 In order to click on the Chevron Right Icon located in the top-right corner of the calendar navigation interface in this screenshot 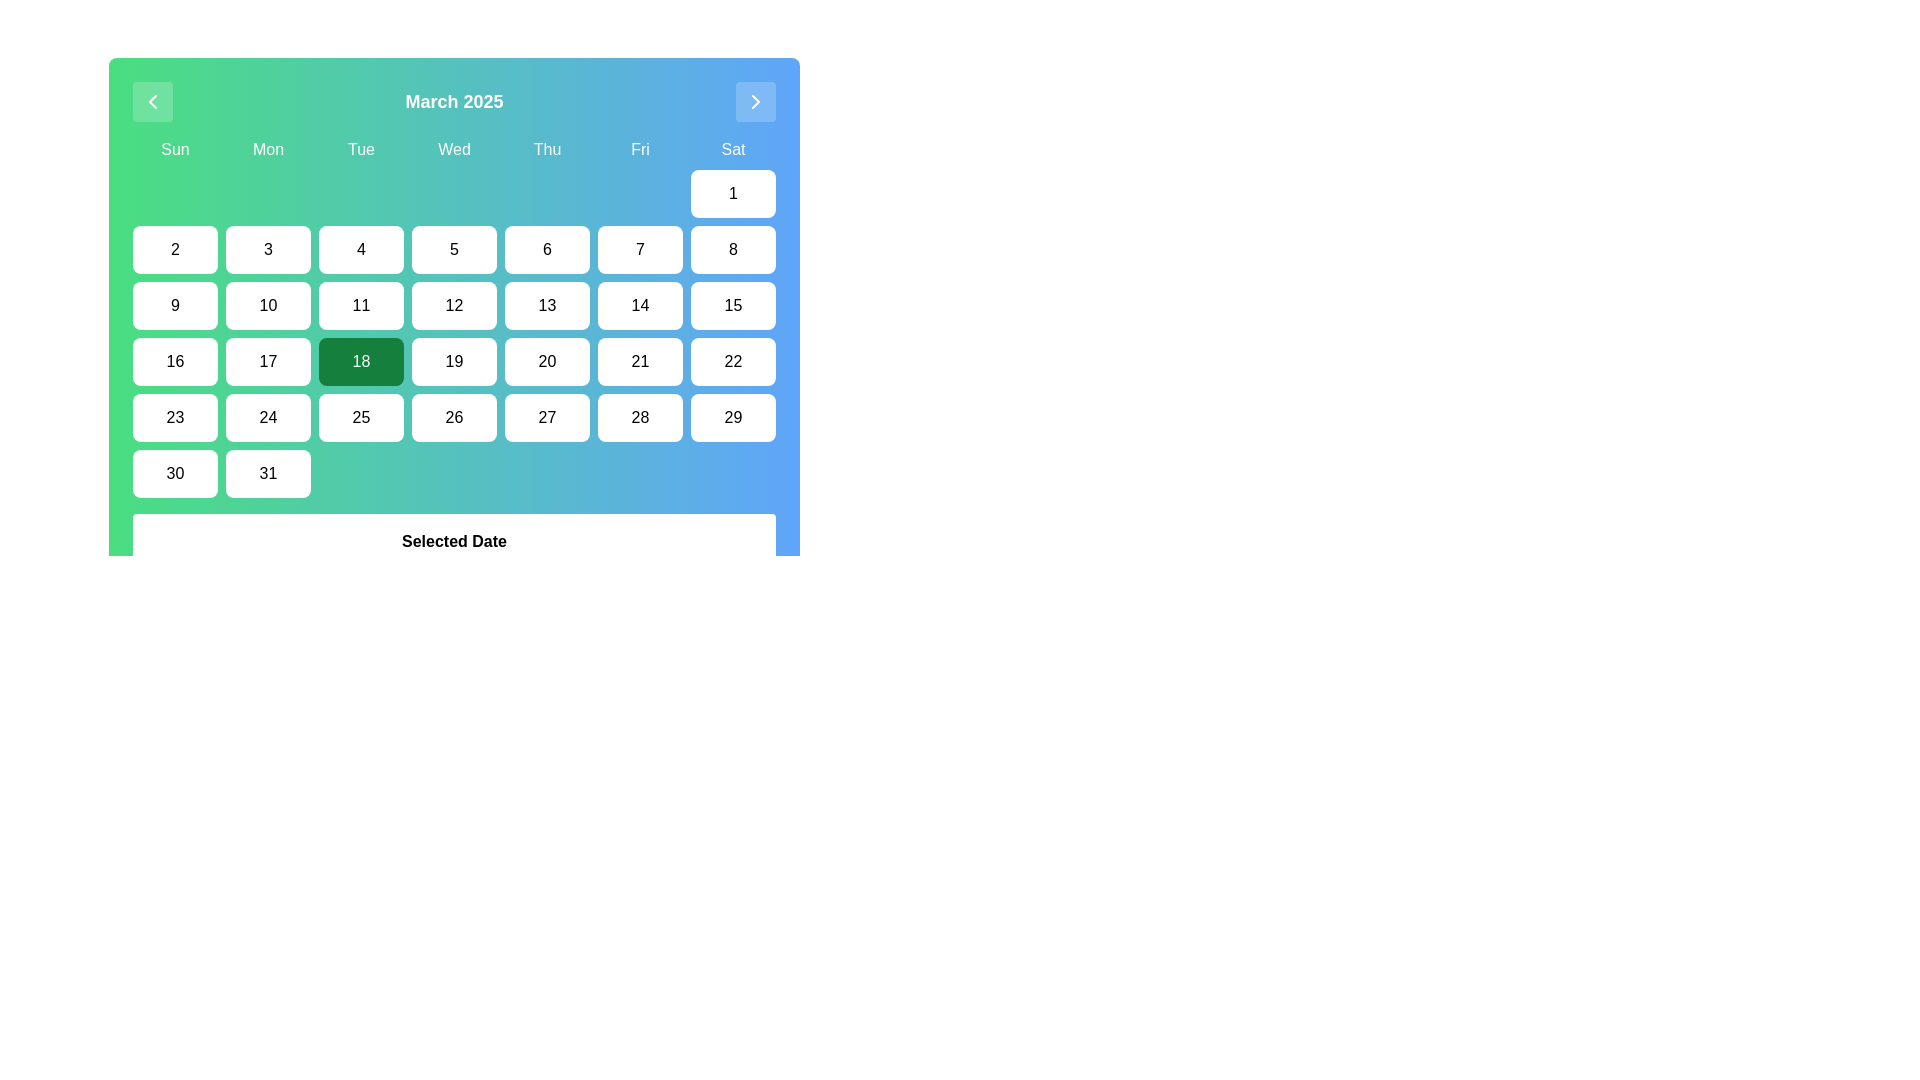, I will do `click(754, 101)`.